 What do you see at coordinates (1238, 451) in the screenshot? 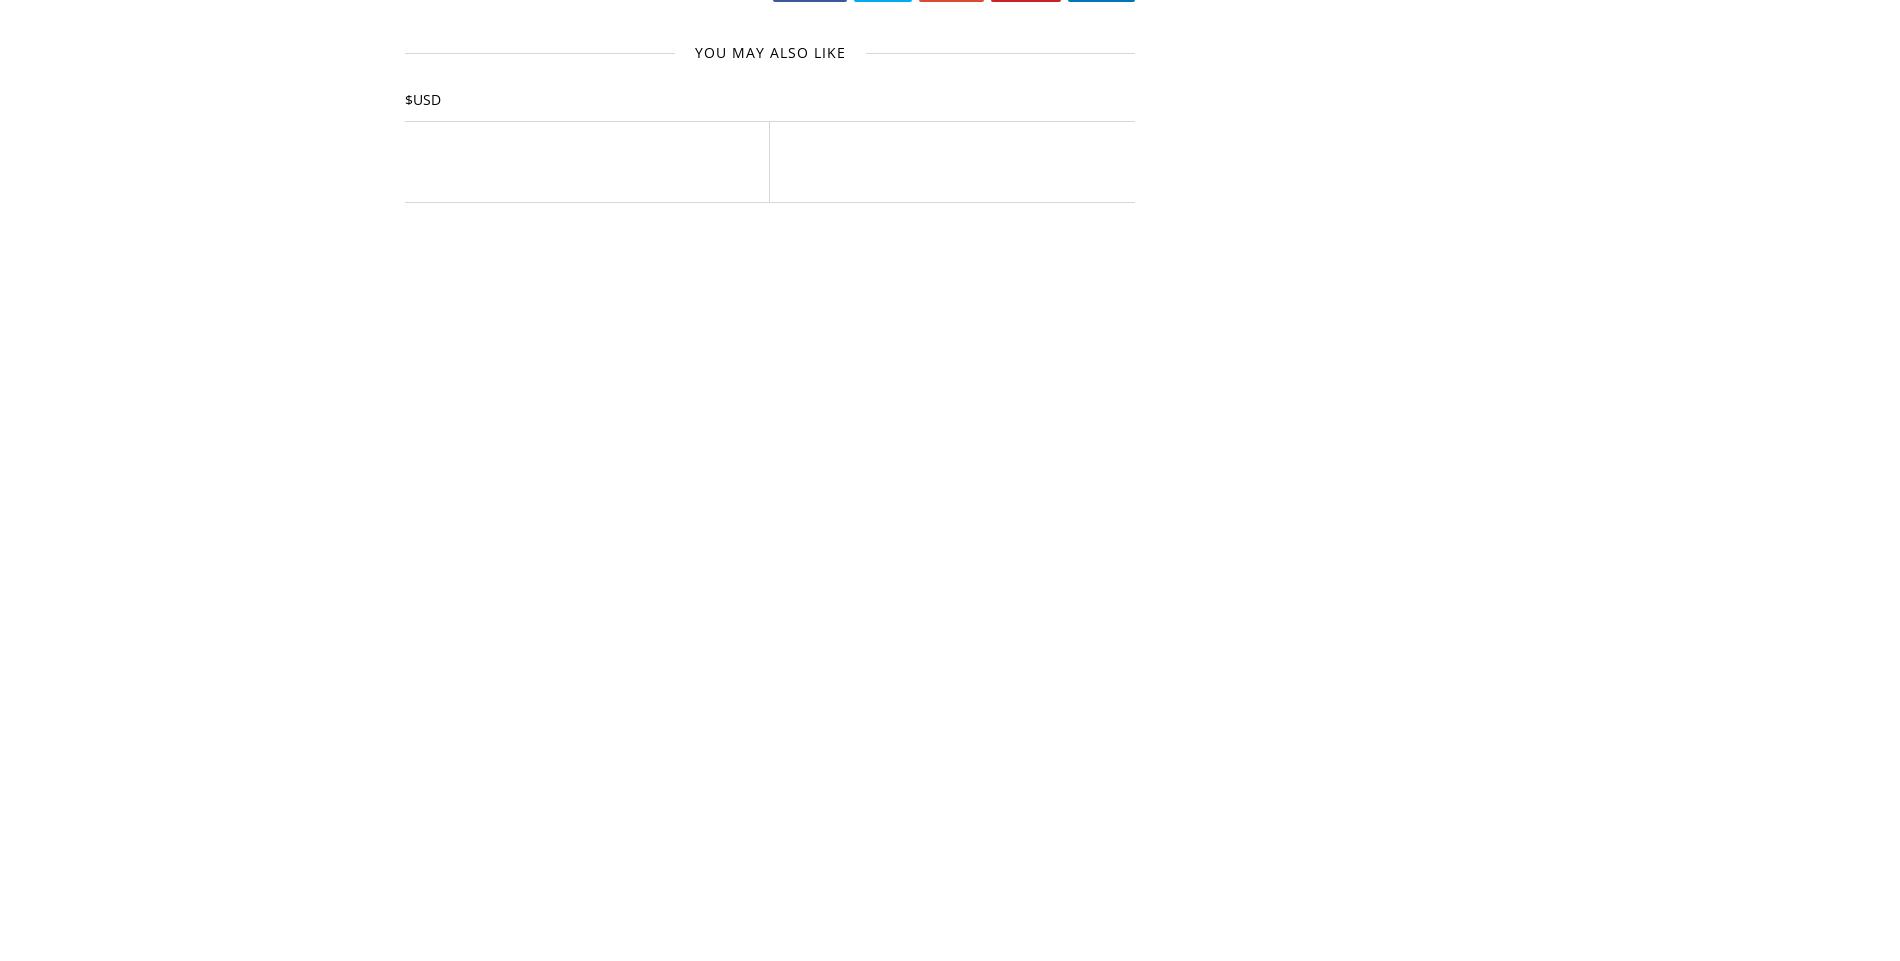
I see `'June 2018'` at bounding box center [1238, 451].